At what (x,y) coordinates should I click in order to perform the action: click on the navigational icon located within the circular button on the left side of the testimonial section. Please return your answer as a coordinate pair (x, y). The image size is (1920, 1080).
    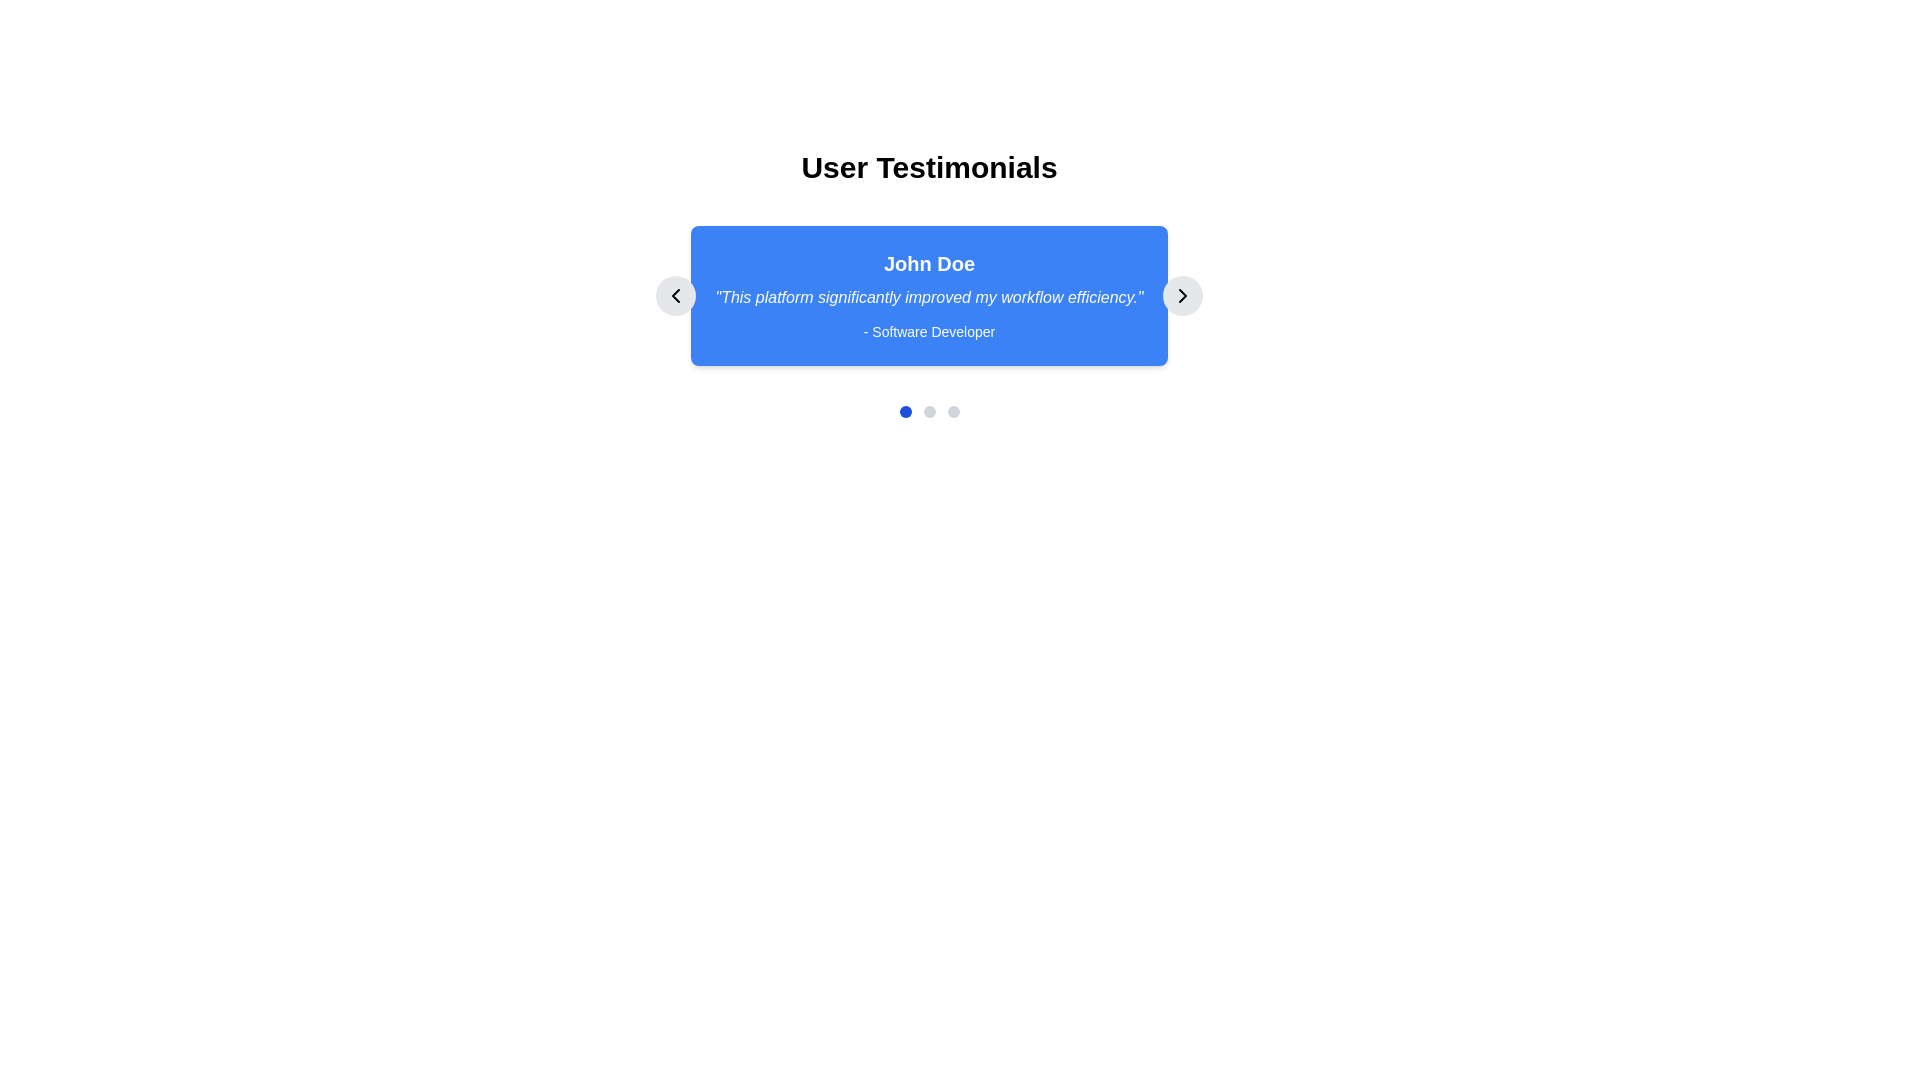
    Looking at the image, I should click on (676, 296).